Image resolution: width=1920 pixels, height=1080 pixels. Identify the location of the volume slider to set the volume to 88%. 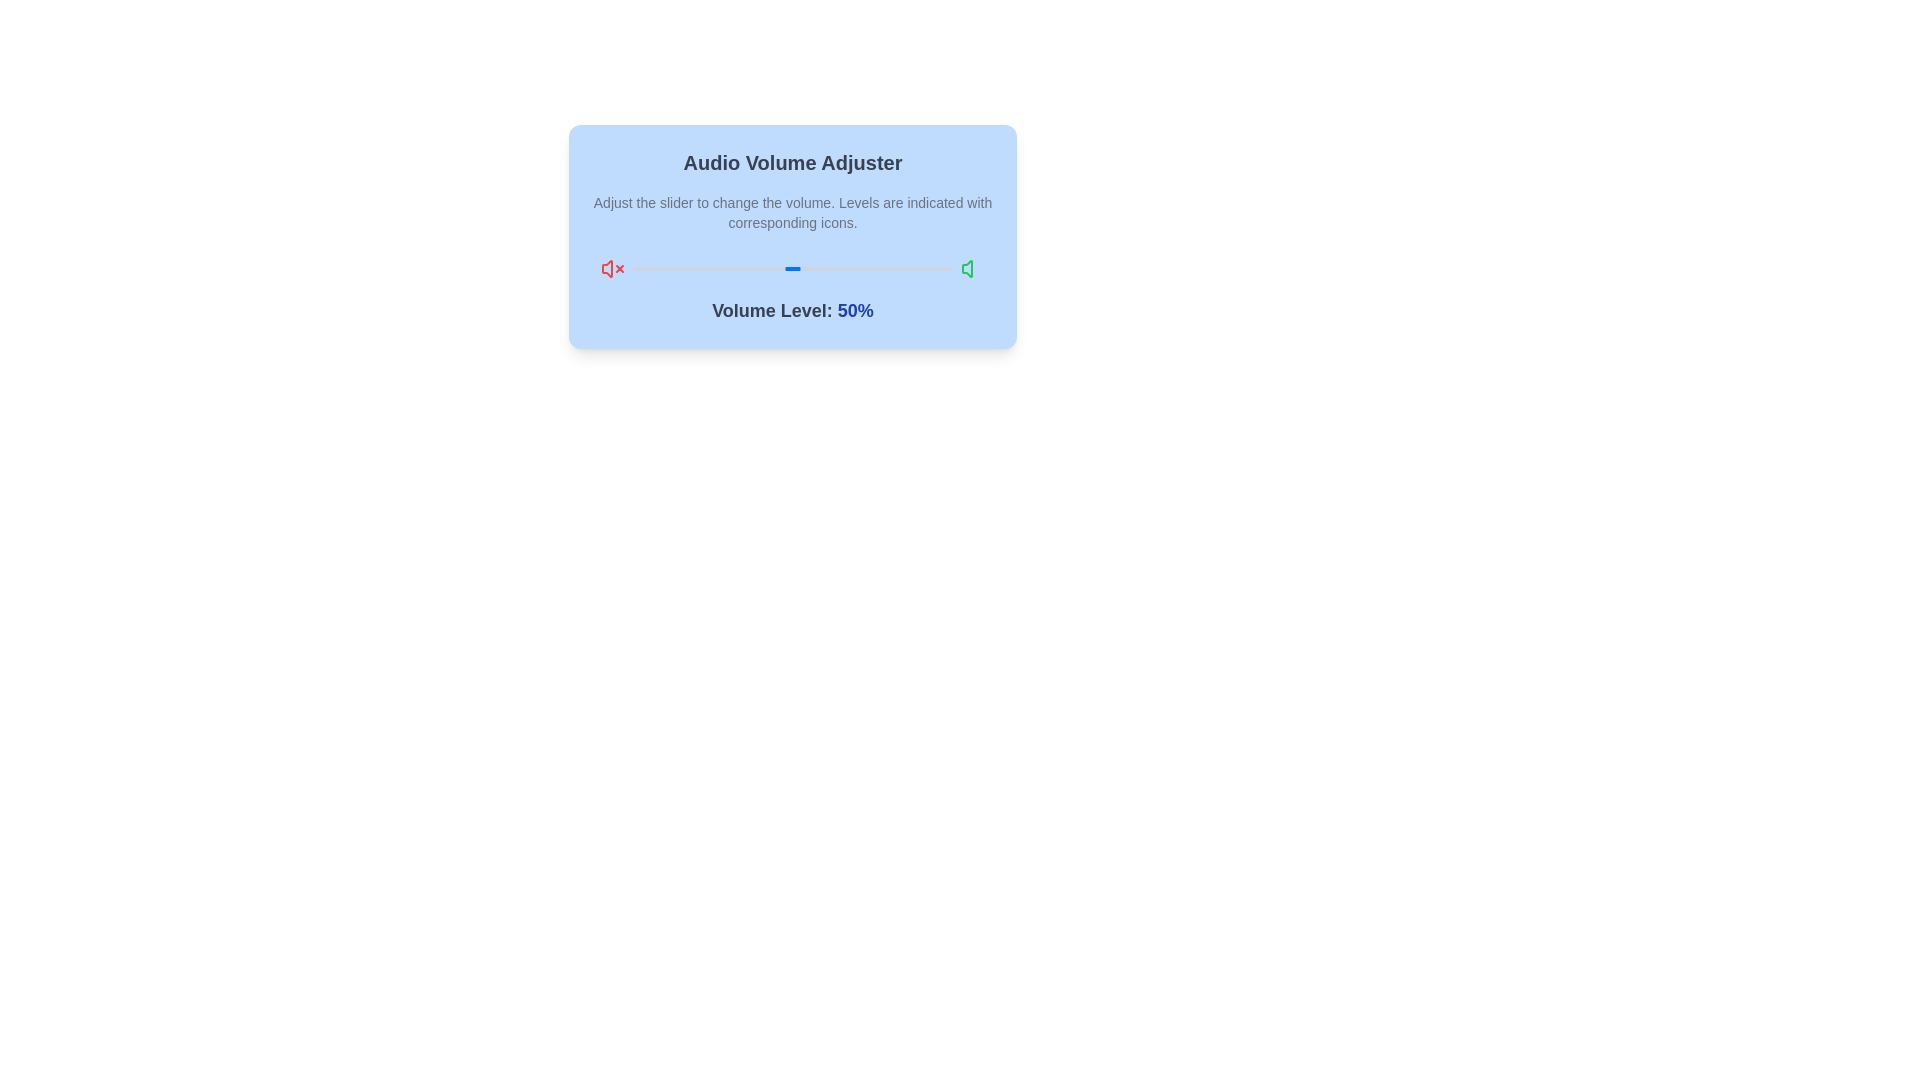
(913, 268).